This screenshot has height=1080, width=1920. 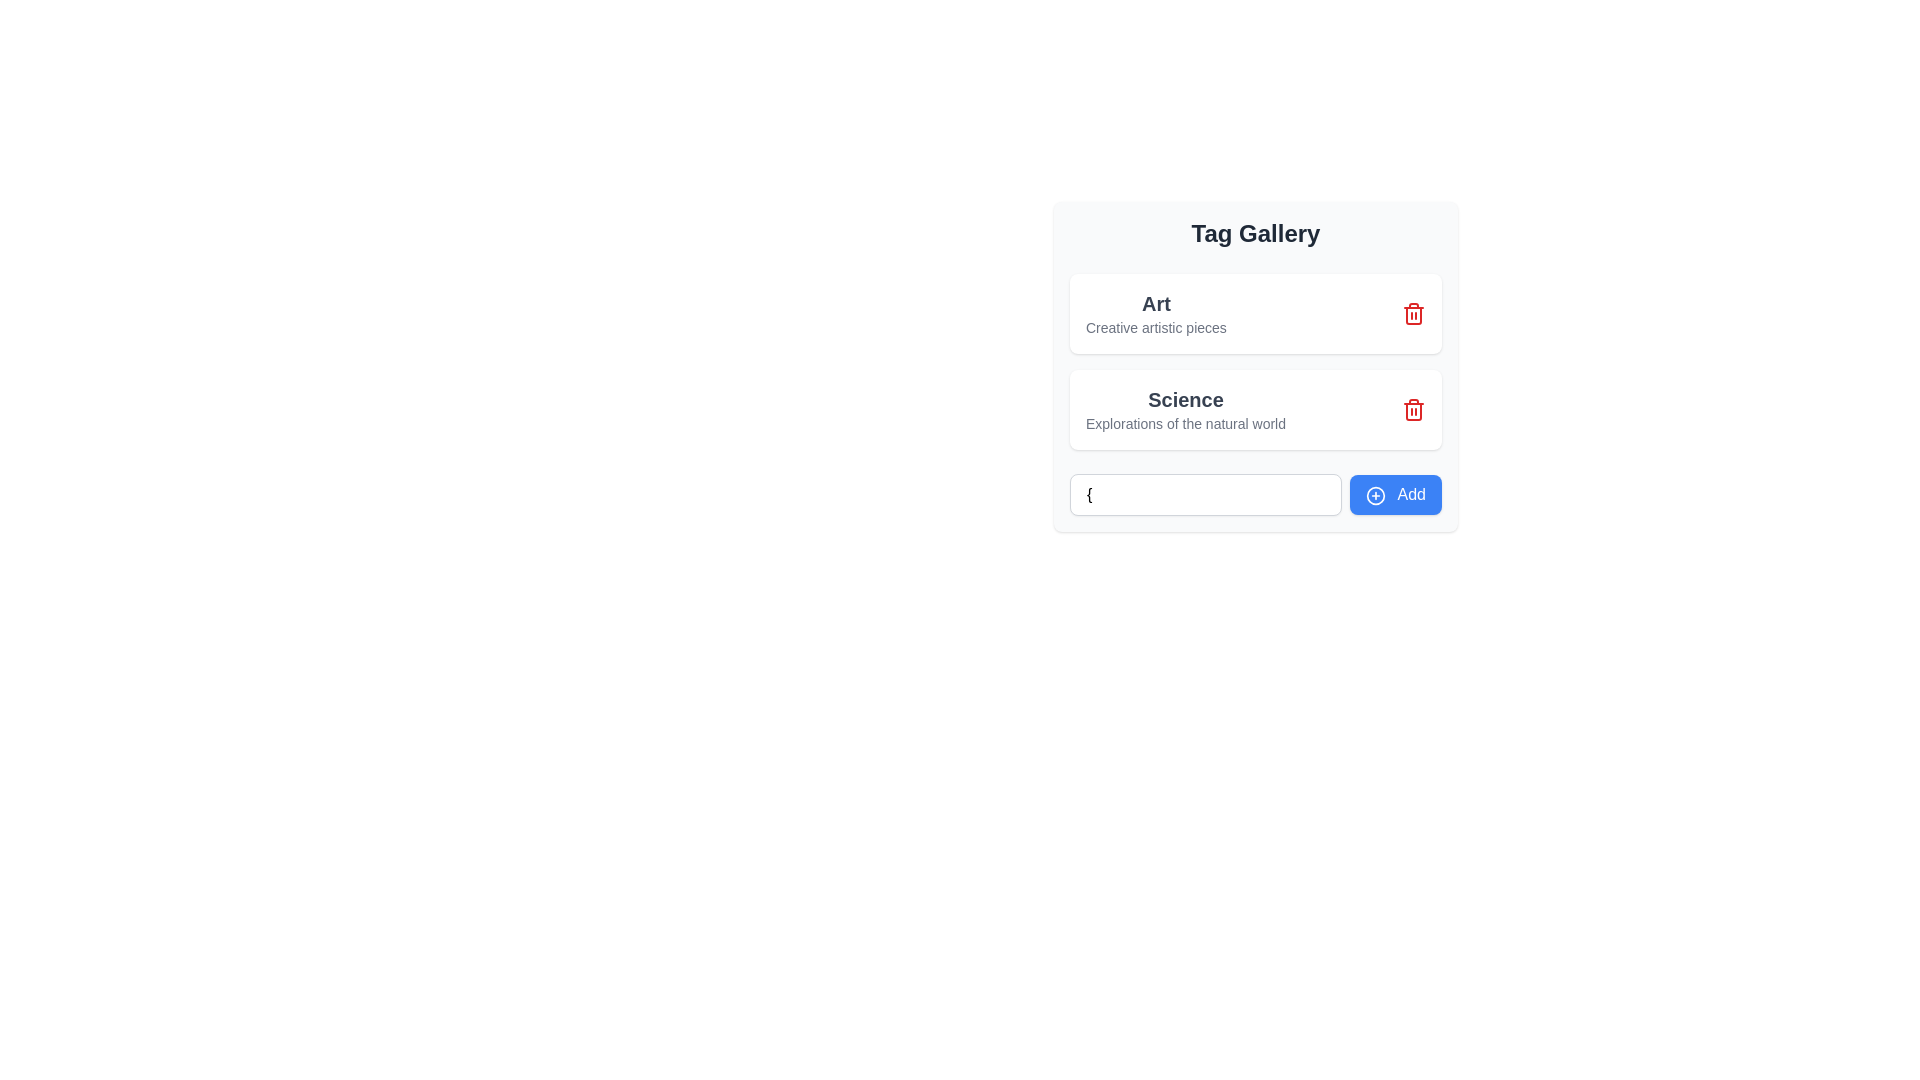 What do you see at coordinates (1413, 313) in the screenshot?
I see `the small red icon with a white trash bin symbol located in the upper-right section of the card labeled 'Art' within the 'Tag Gallery' section` at bounding box center [1413, 313].